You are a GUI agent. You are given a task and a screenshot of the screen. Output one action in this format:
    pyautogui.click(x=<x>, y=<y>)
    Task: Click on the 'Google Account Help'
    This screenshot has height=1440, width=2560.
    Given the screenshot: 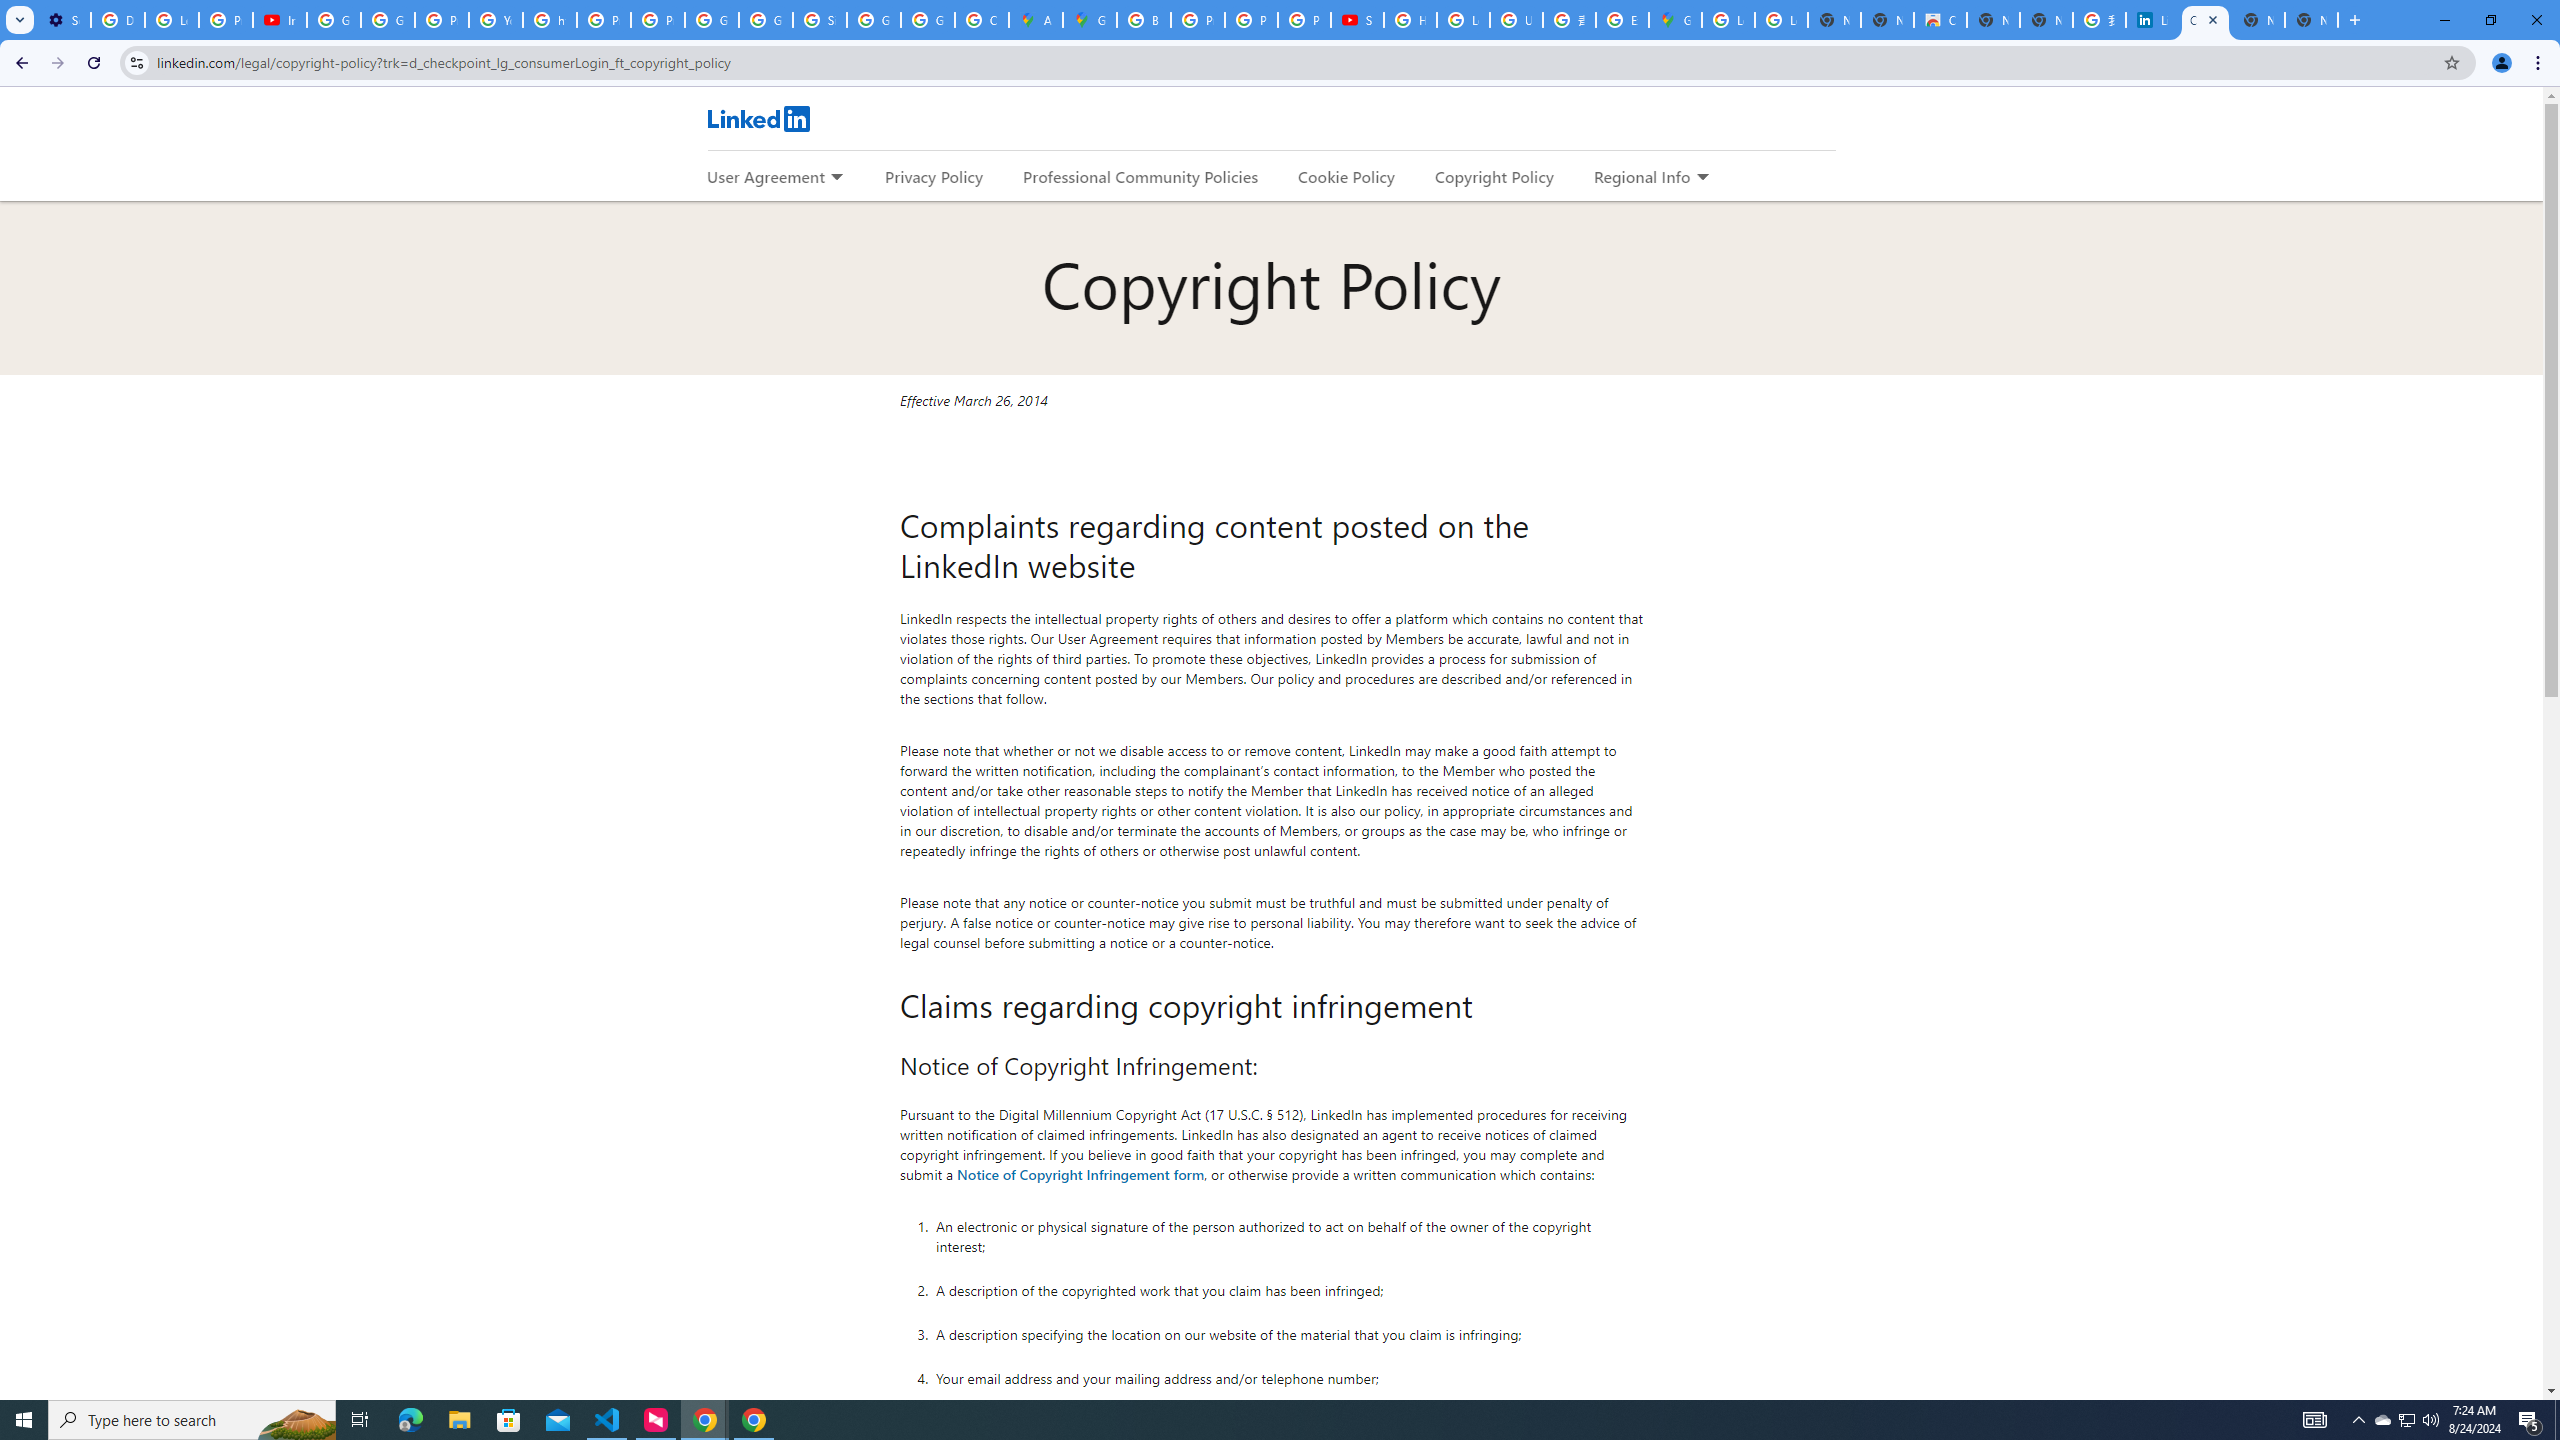 What is the action you would take?
    pyautogui.click(x=334, y=19)
    